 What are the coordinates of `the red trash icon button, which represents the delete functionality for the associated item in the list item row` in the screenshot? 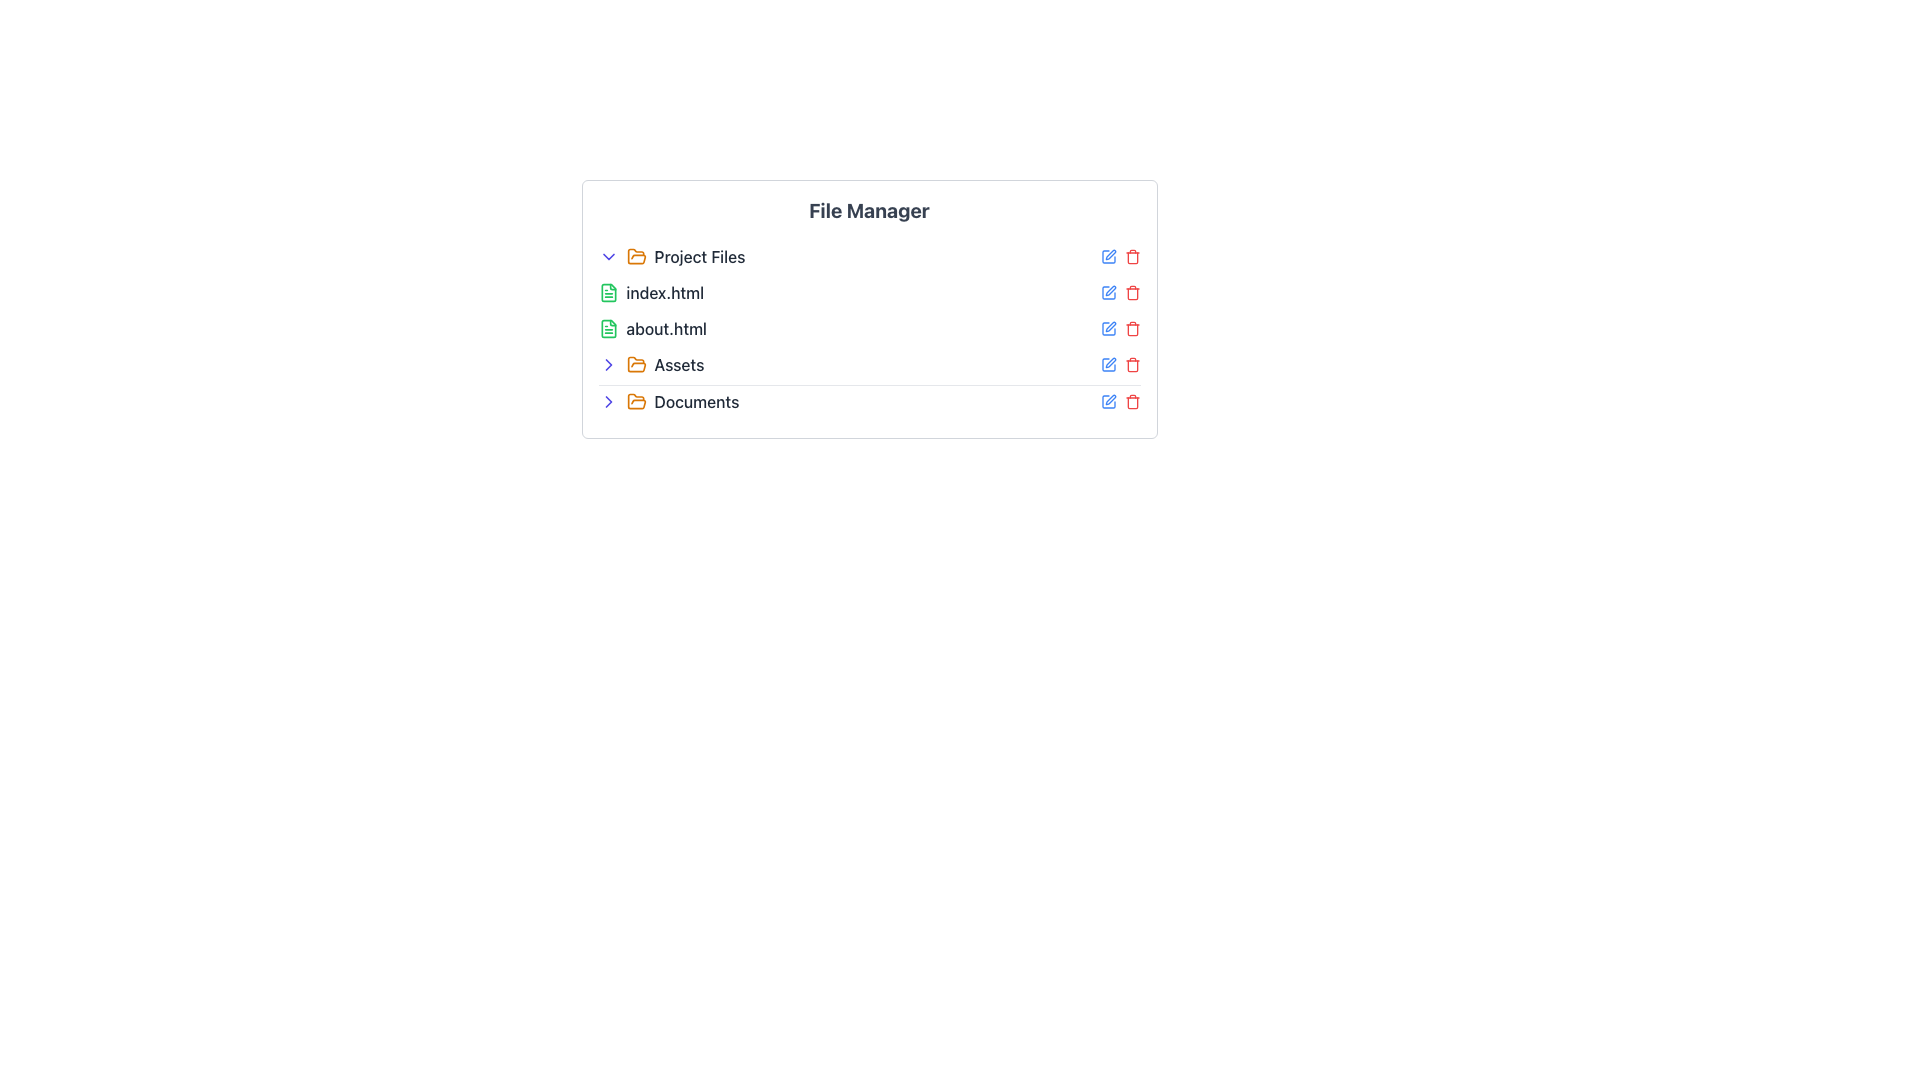 It's located at (1132, 327).